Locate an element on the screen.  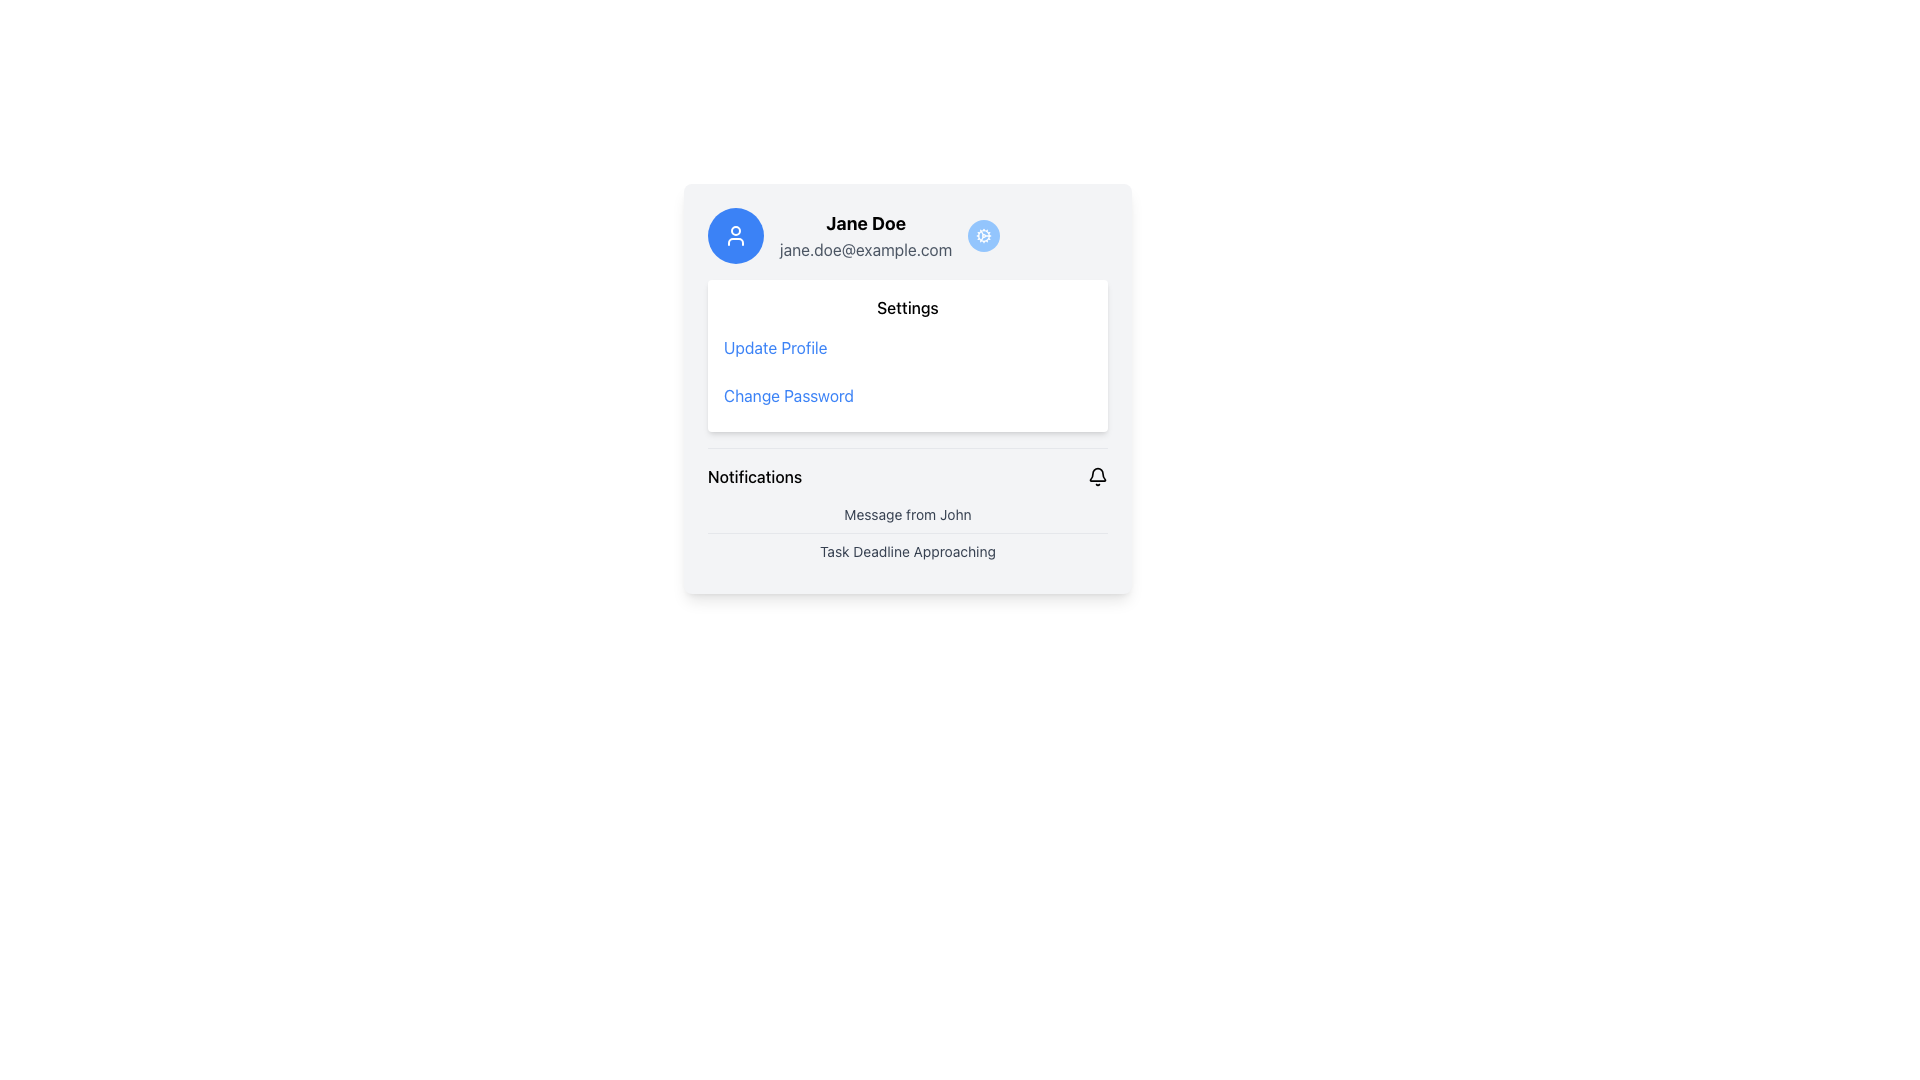
the settings button located to the right of the name 'Jane Doe' is located at coordinates (983, 234).